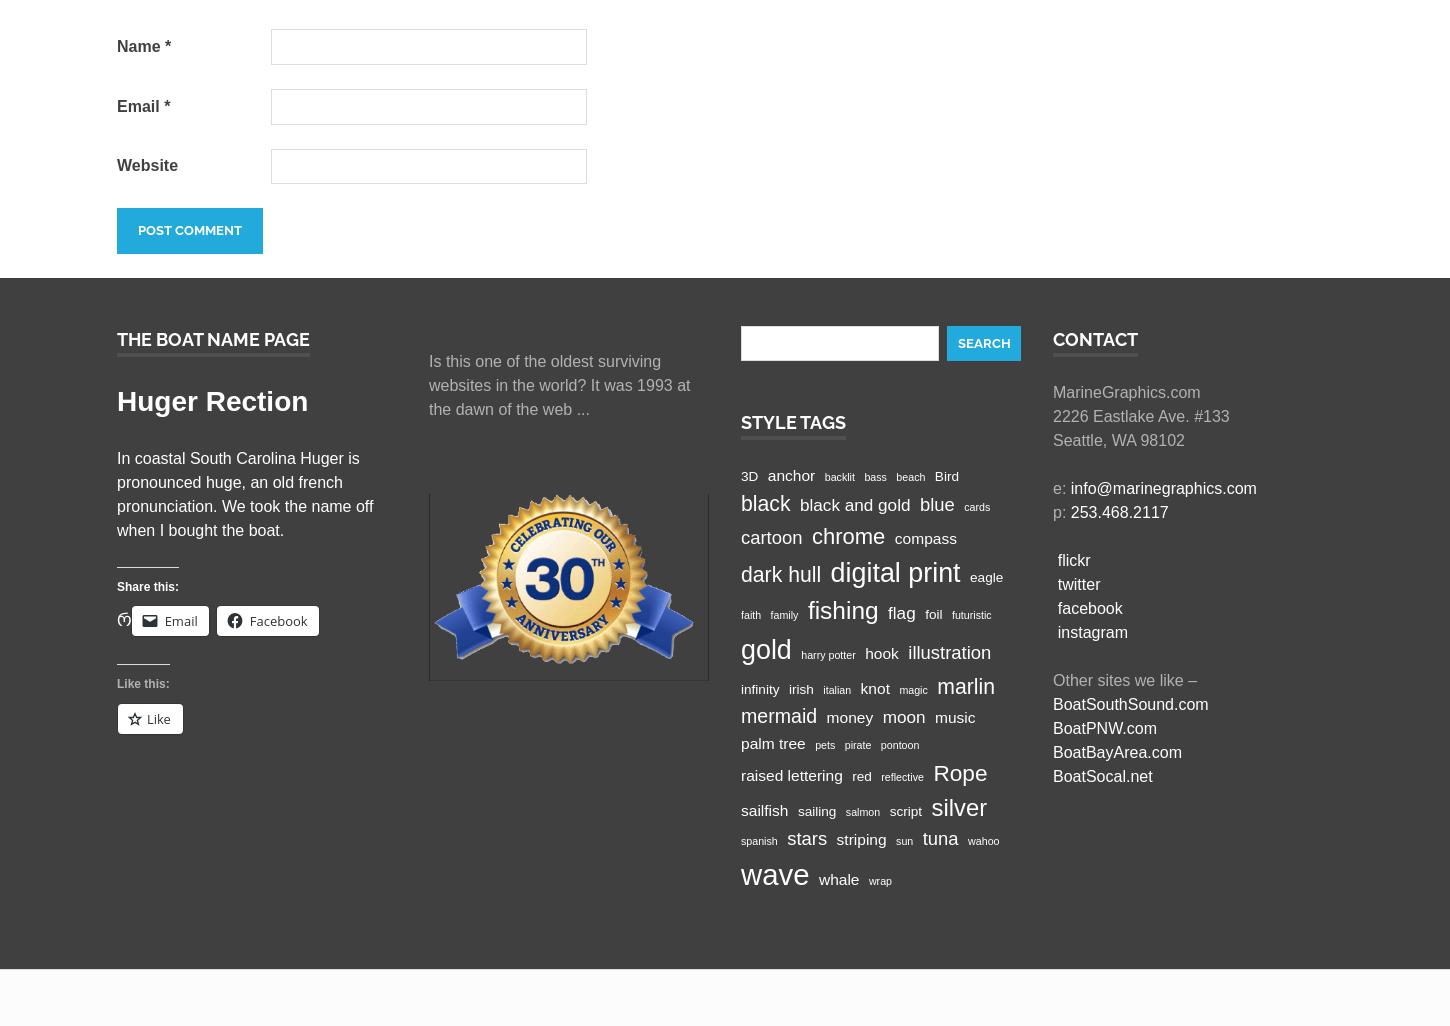 The image size is (1450, 1026). I want to click on 'red', so click(851, 774).